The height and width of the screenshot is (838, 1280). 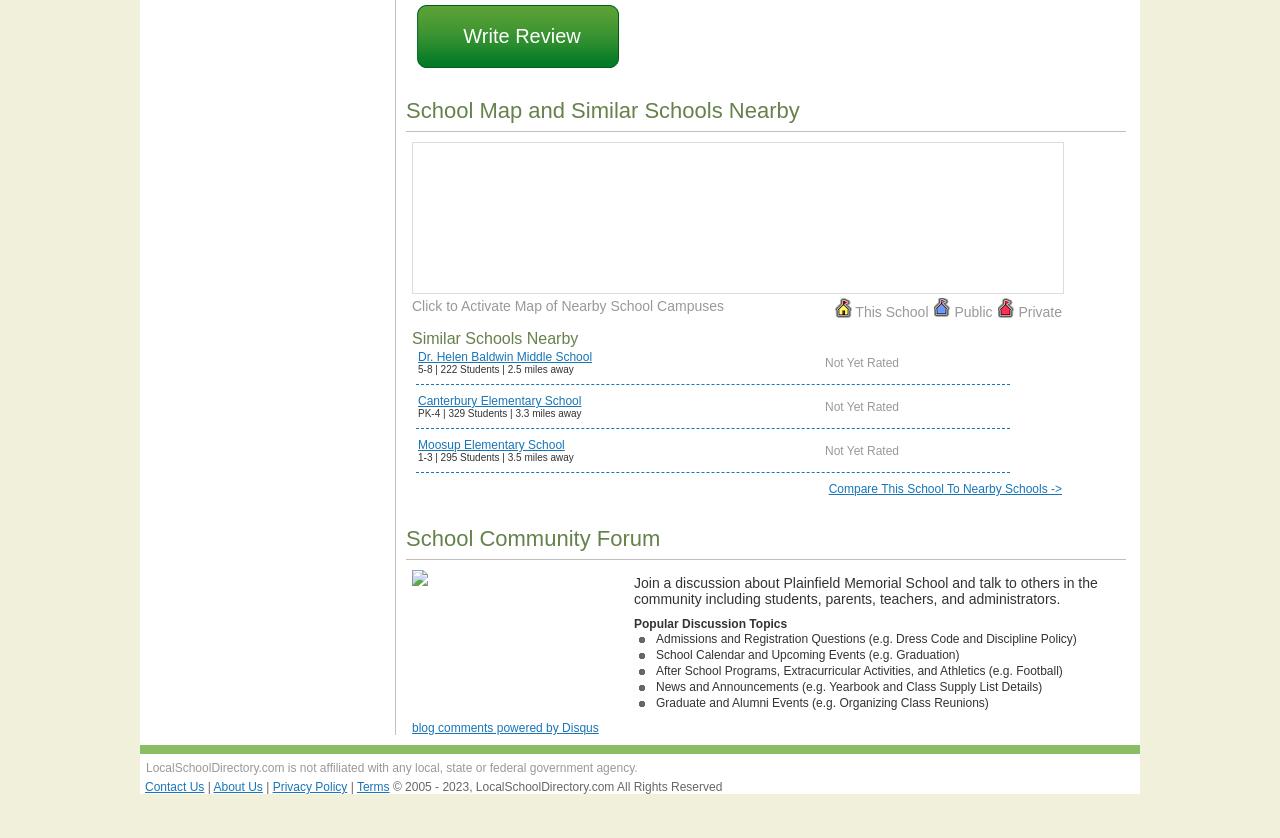 I want to click on 'School Community Forum', so click(x=532, y=538).